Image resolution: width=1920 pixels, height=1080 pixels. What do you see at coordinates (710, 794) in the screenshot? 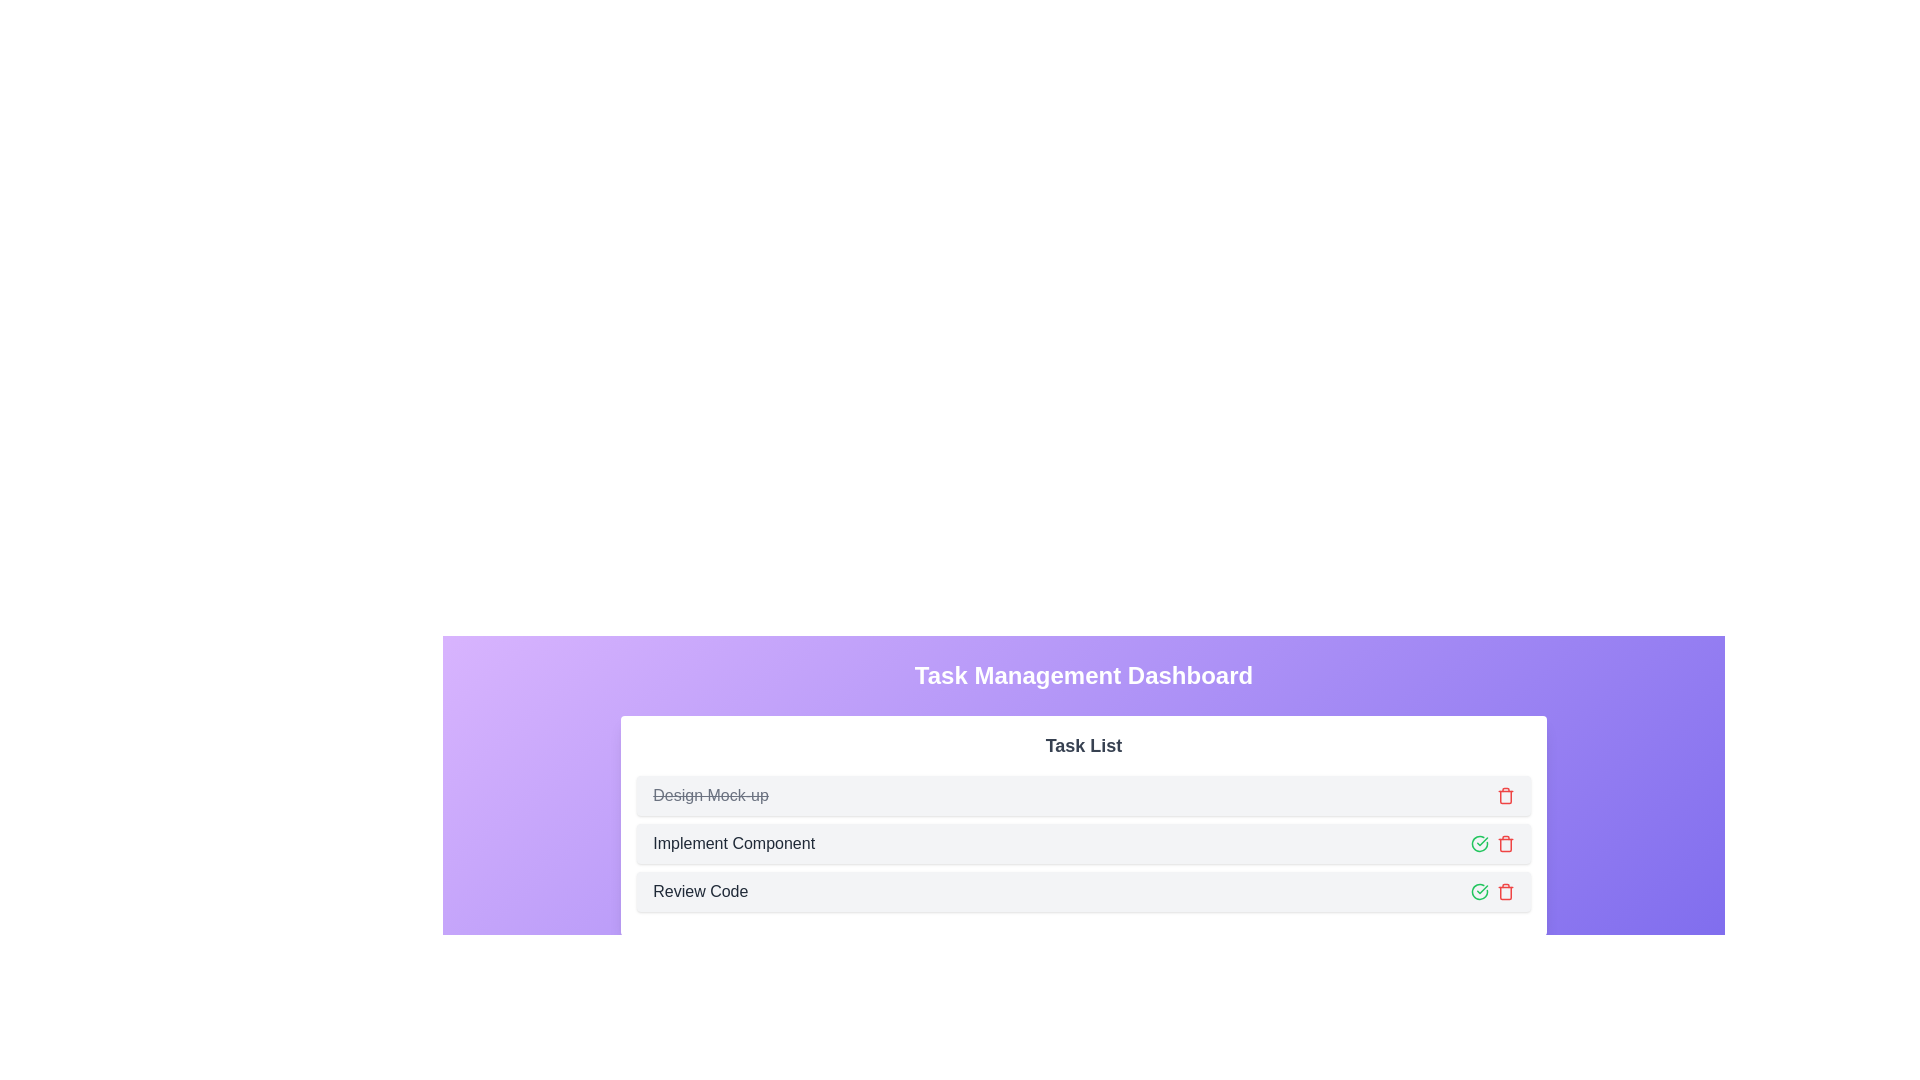
I see `the text 'Design Mock-up' which is displayed with a strikethrough in the first task row of the list` at bounding box center [710, 794].